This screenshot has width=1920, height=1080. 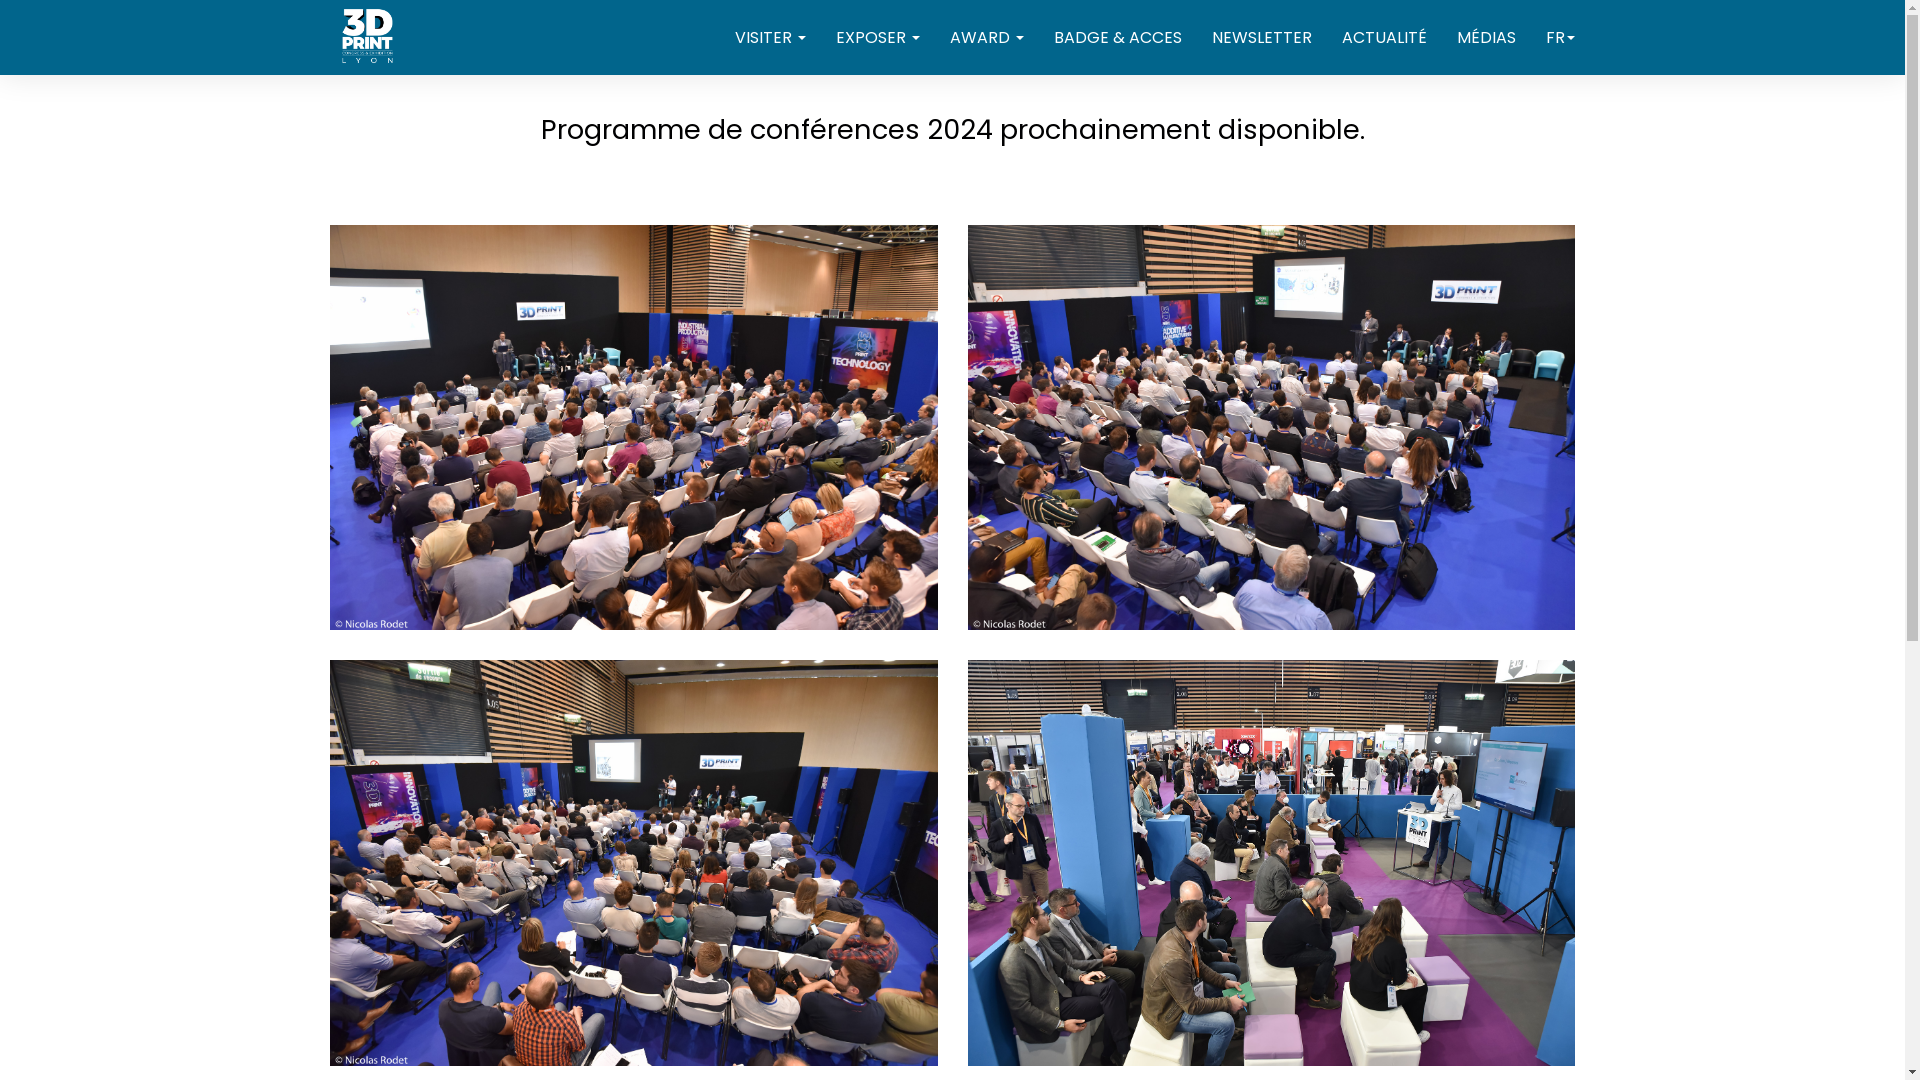 What do you see at coordinates (1261, 38) in the screenshot?
I see `'NEWSLETTER'` at bounding box center [1261, 38].